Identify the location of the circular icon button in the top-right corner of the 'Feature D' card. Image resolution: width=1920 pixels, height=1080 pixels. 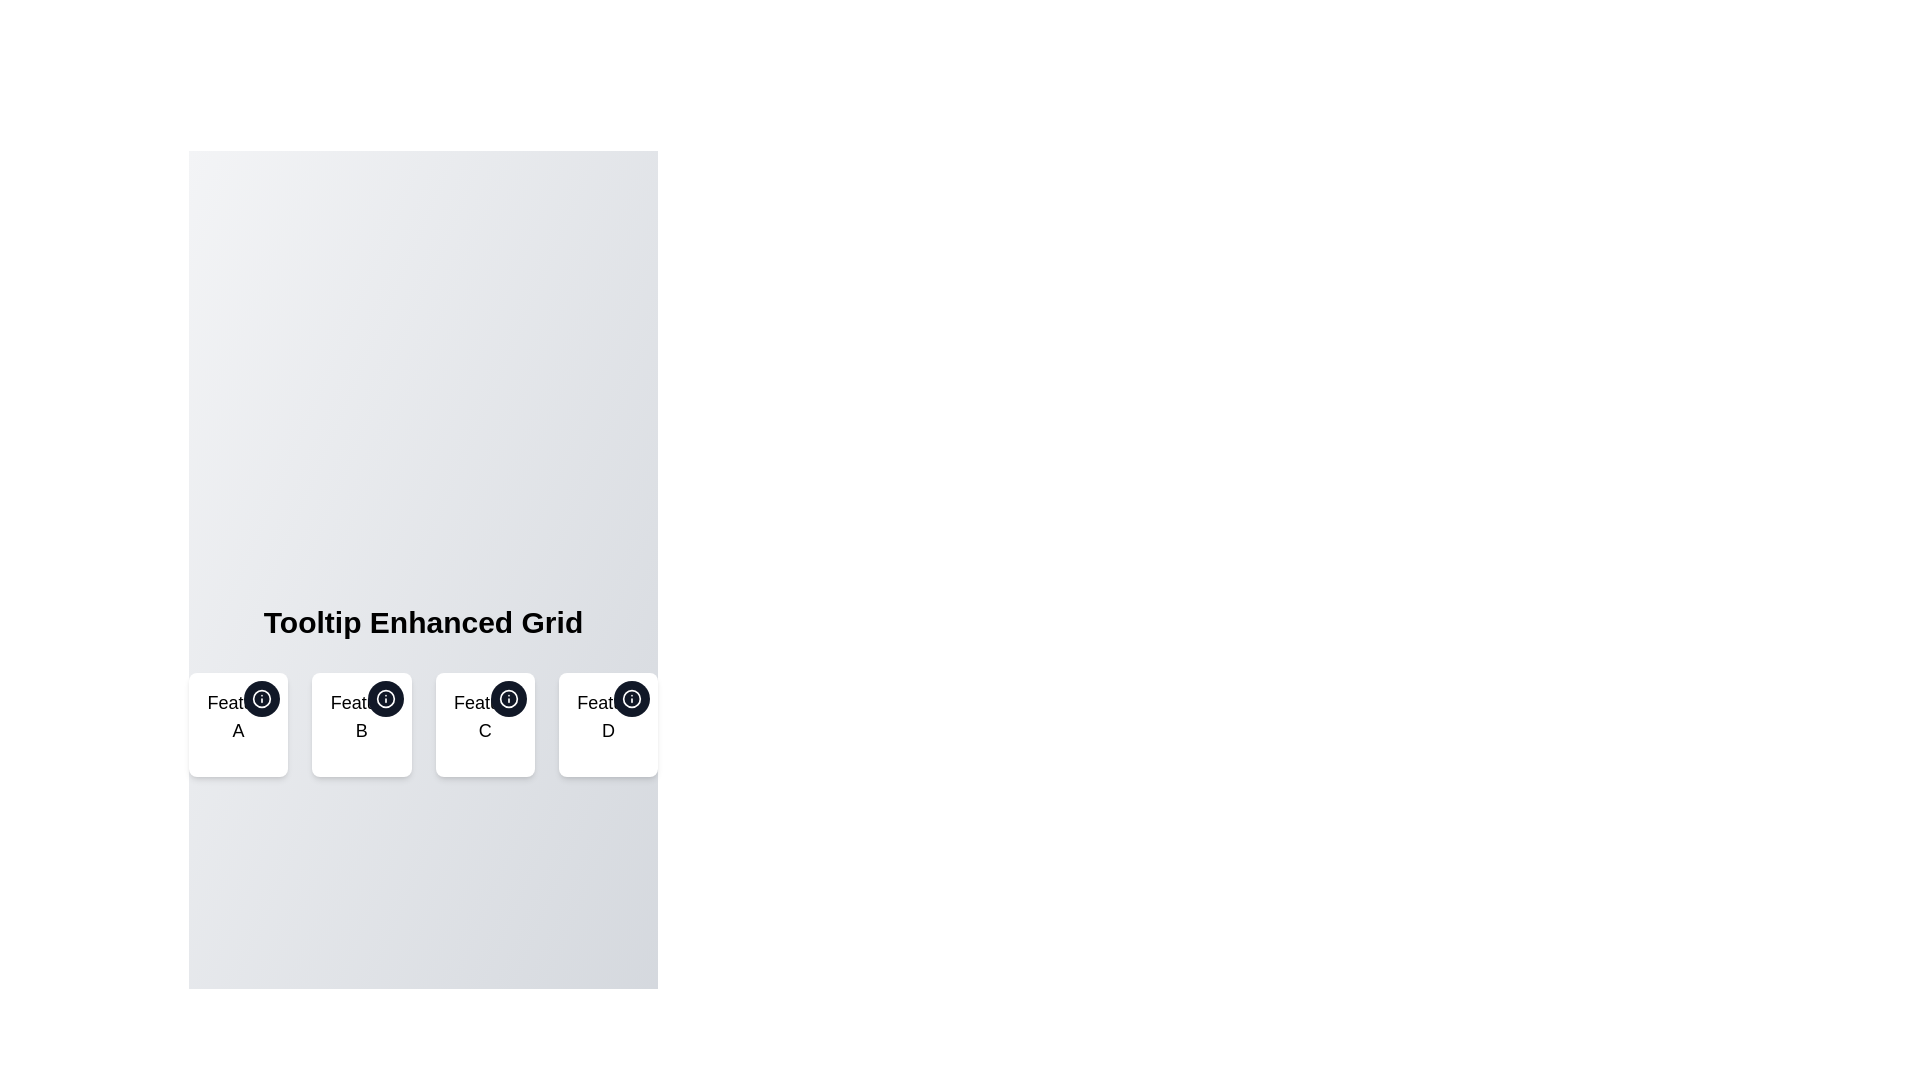
(631, 697).